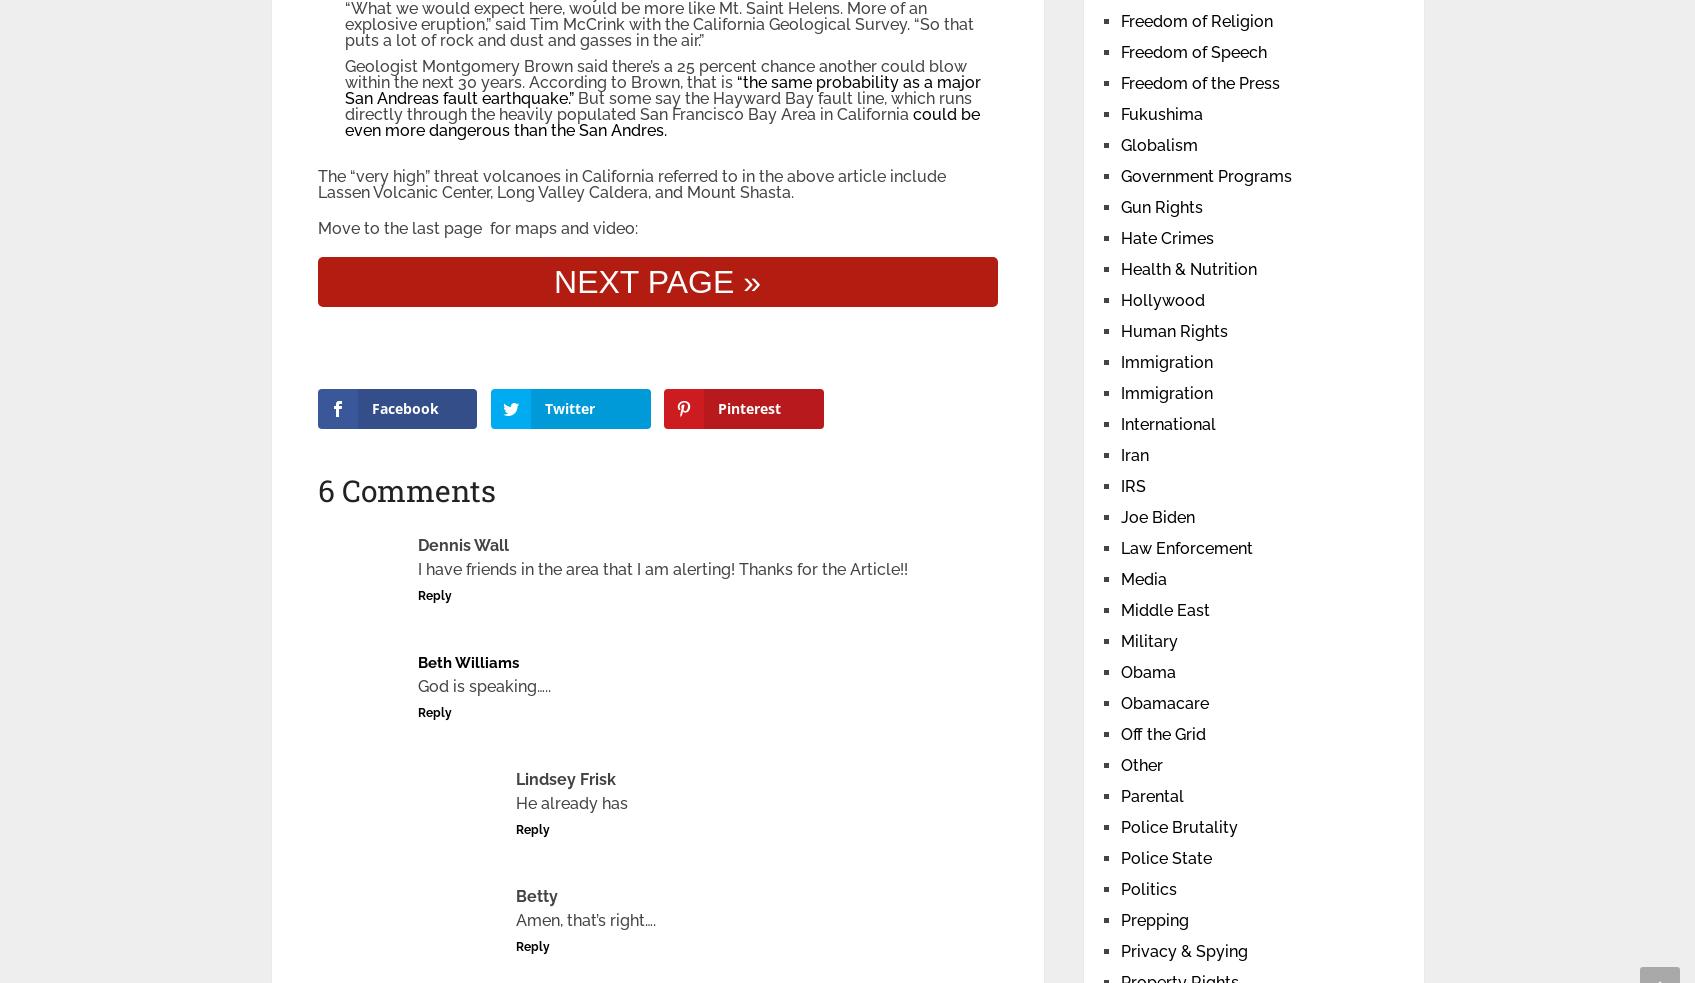 The height and width of the screenshot is (983, 1695). I want to click on 'Obama', so click(1146, 671).